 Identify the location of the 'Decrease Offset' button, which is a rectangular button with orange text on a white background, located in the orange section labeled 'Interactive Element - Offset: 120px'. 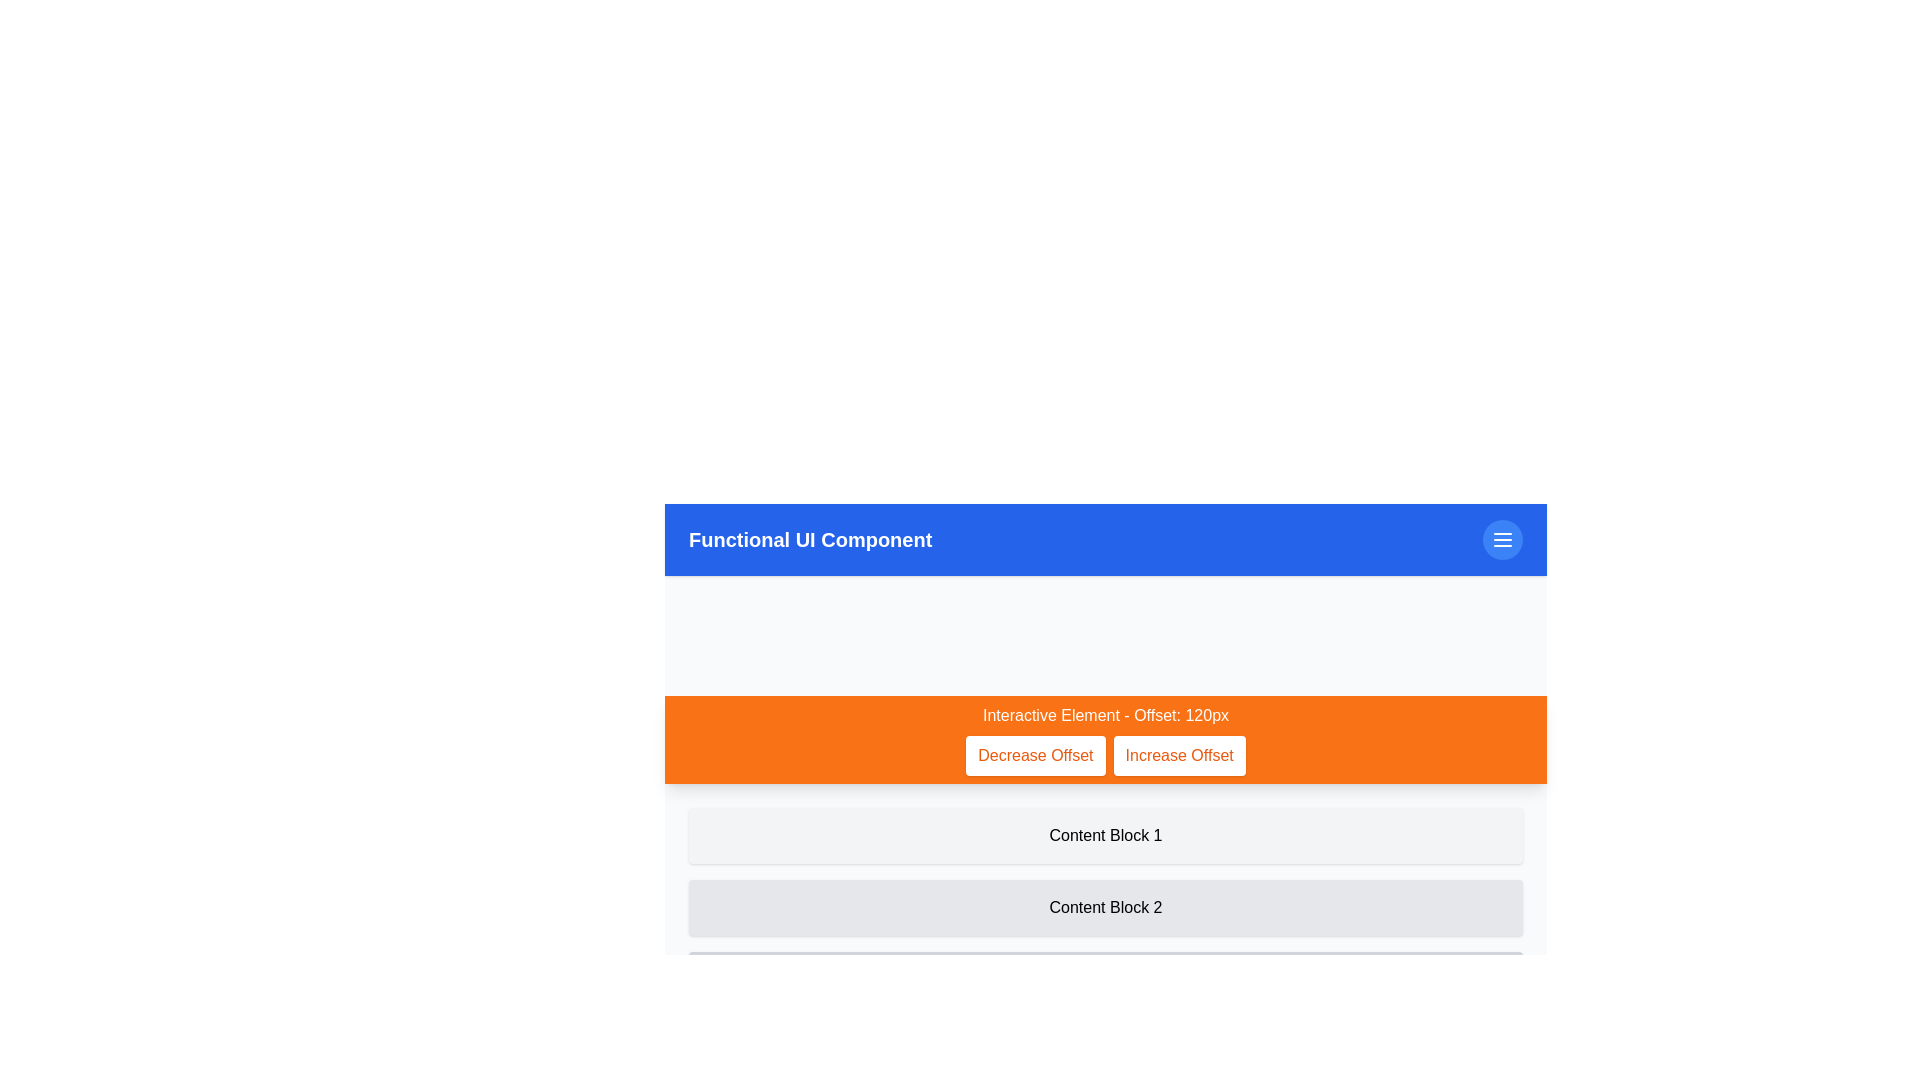
(1035, 756).